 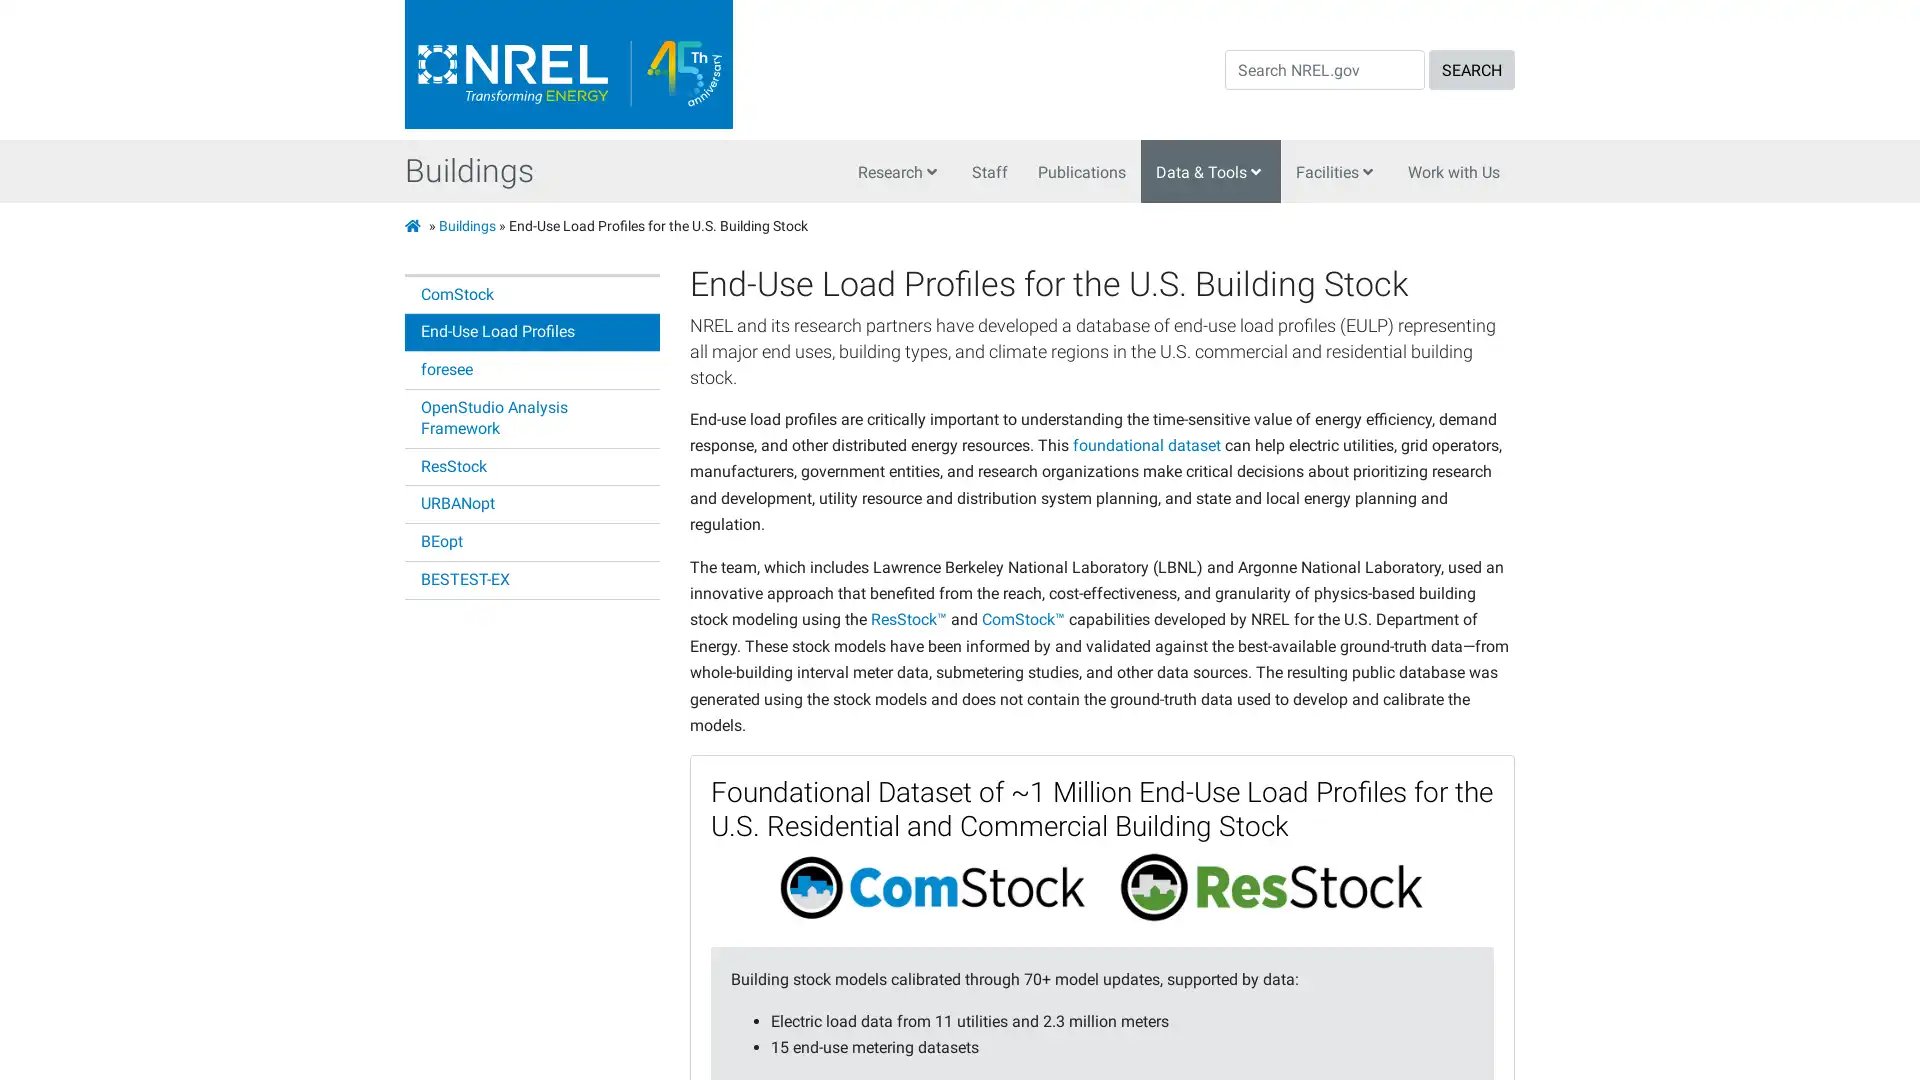 What do you see at coordinates (1472, 68) in the screenshot?
I see `SEARCH` at bounding box center [1472, 68].